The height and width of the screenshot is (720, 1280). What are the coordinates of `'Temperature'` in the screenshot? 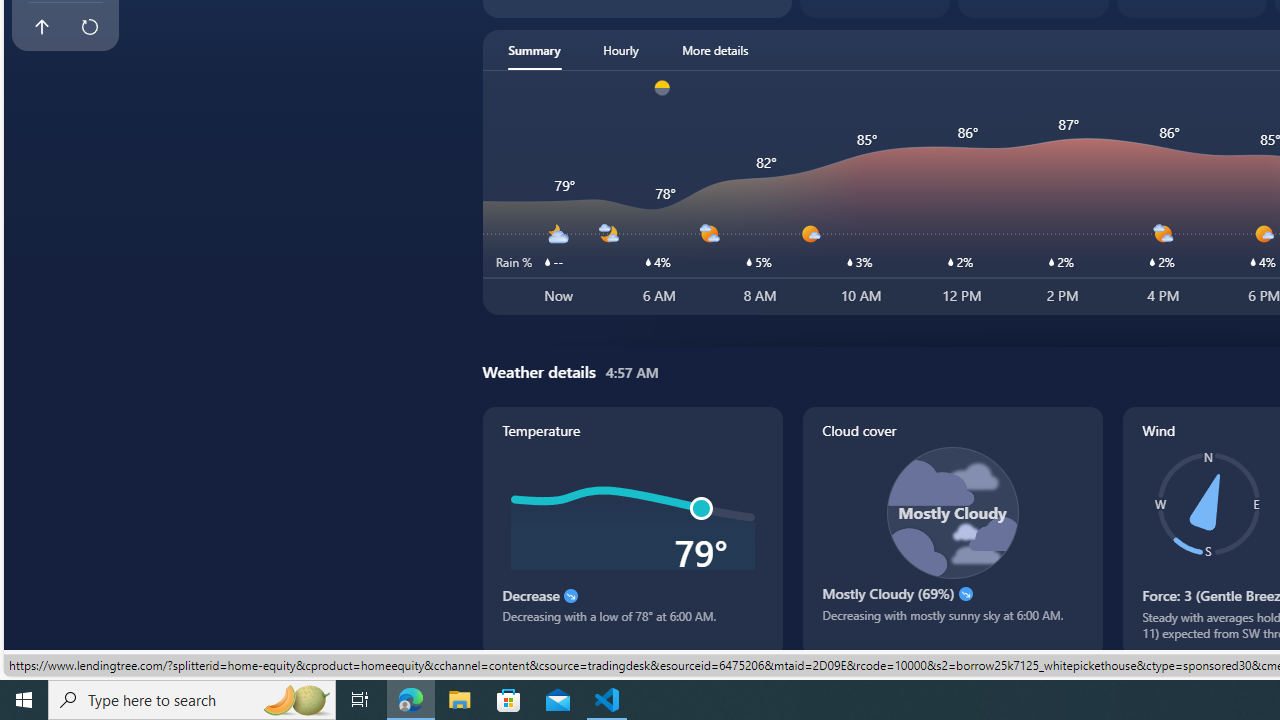 It's located at (631, 530).